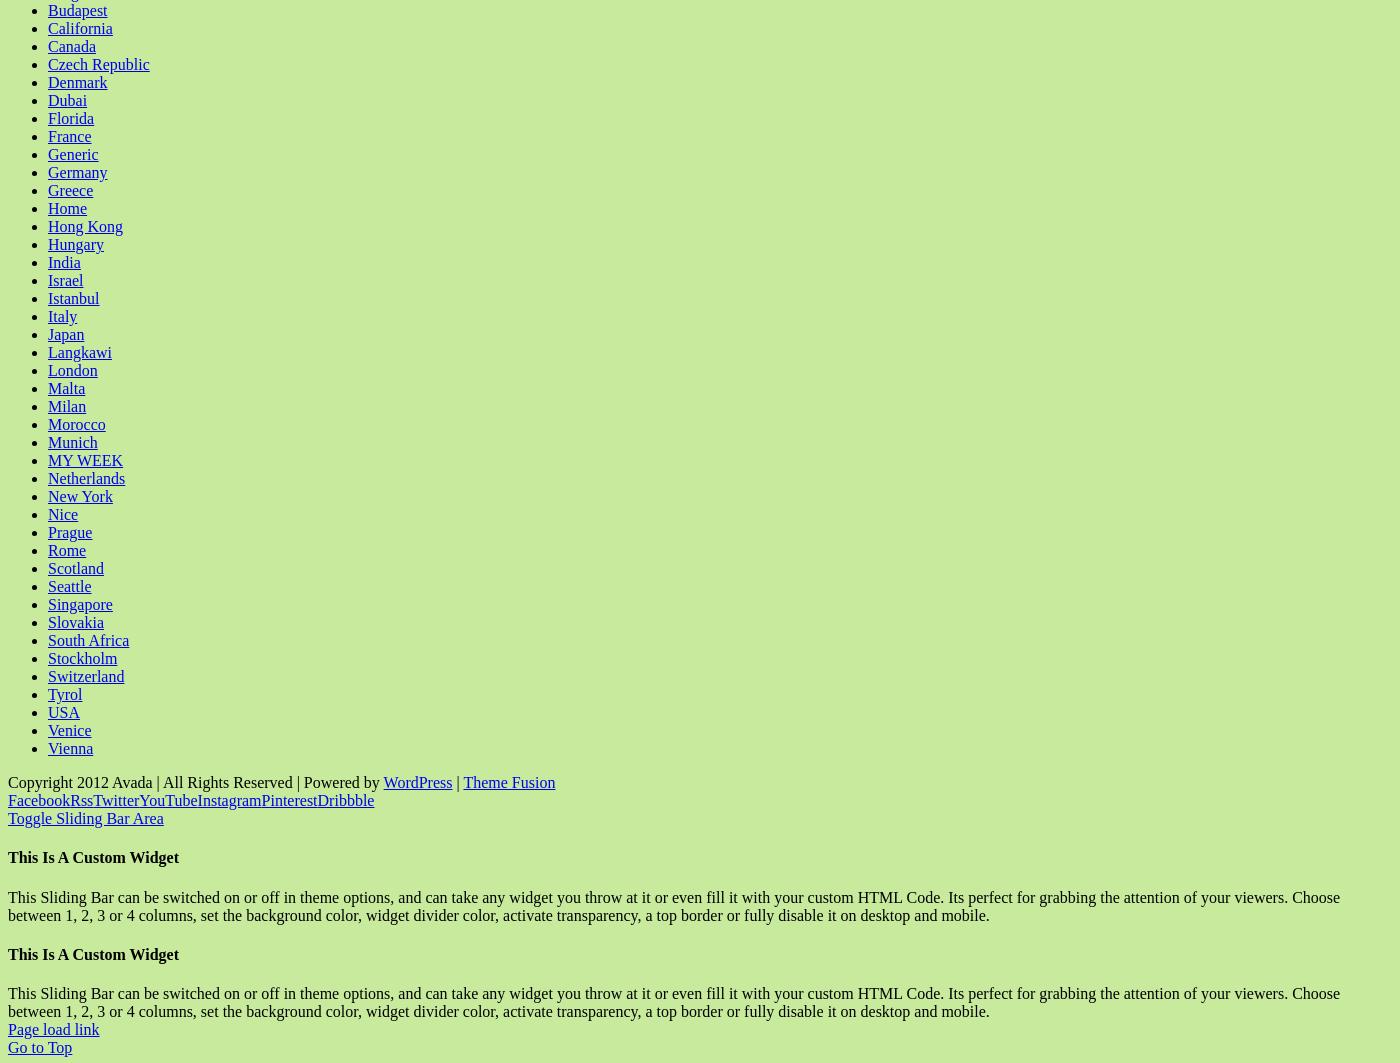  Describe the element at coordinates (85, 460) in the screenshot. I see `'MY WEEK'` at that location.